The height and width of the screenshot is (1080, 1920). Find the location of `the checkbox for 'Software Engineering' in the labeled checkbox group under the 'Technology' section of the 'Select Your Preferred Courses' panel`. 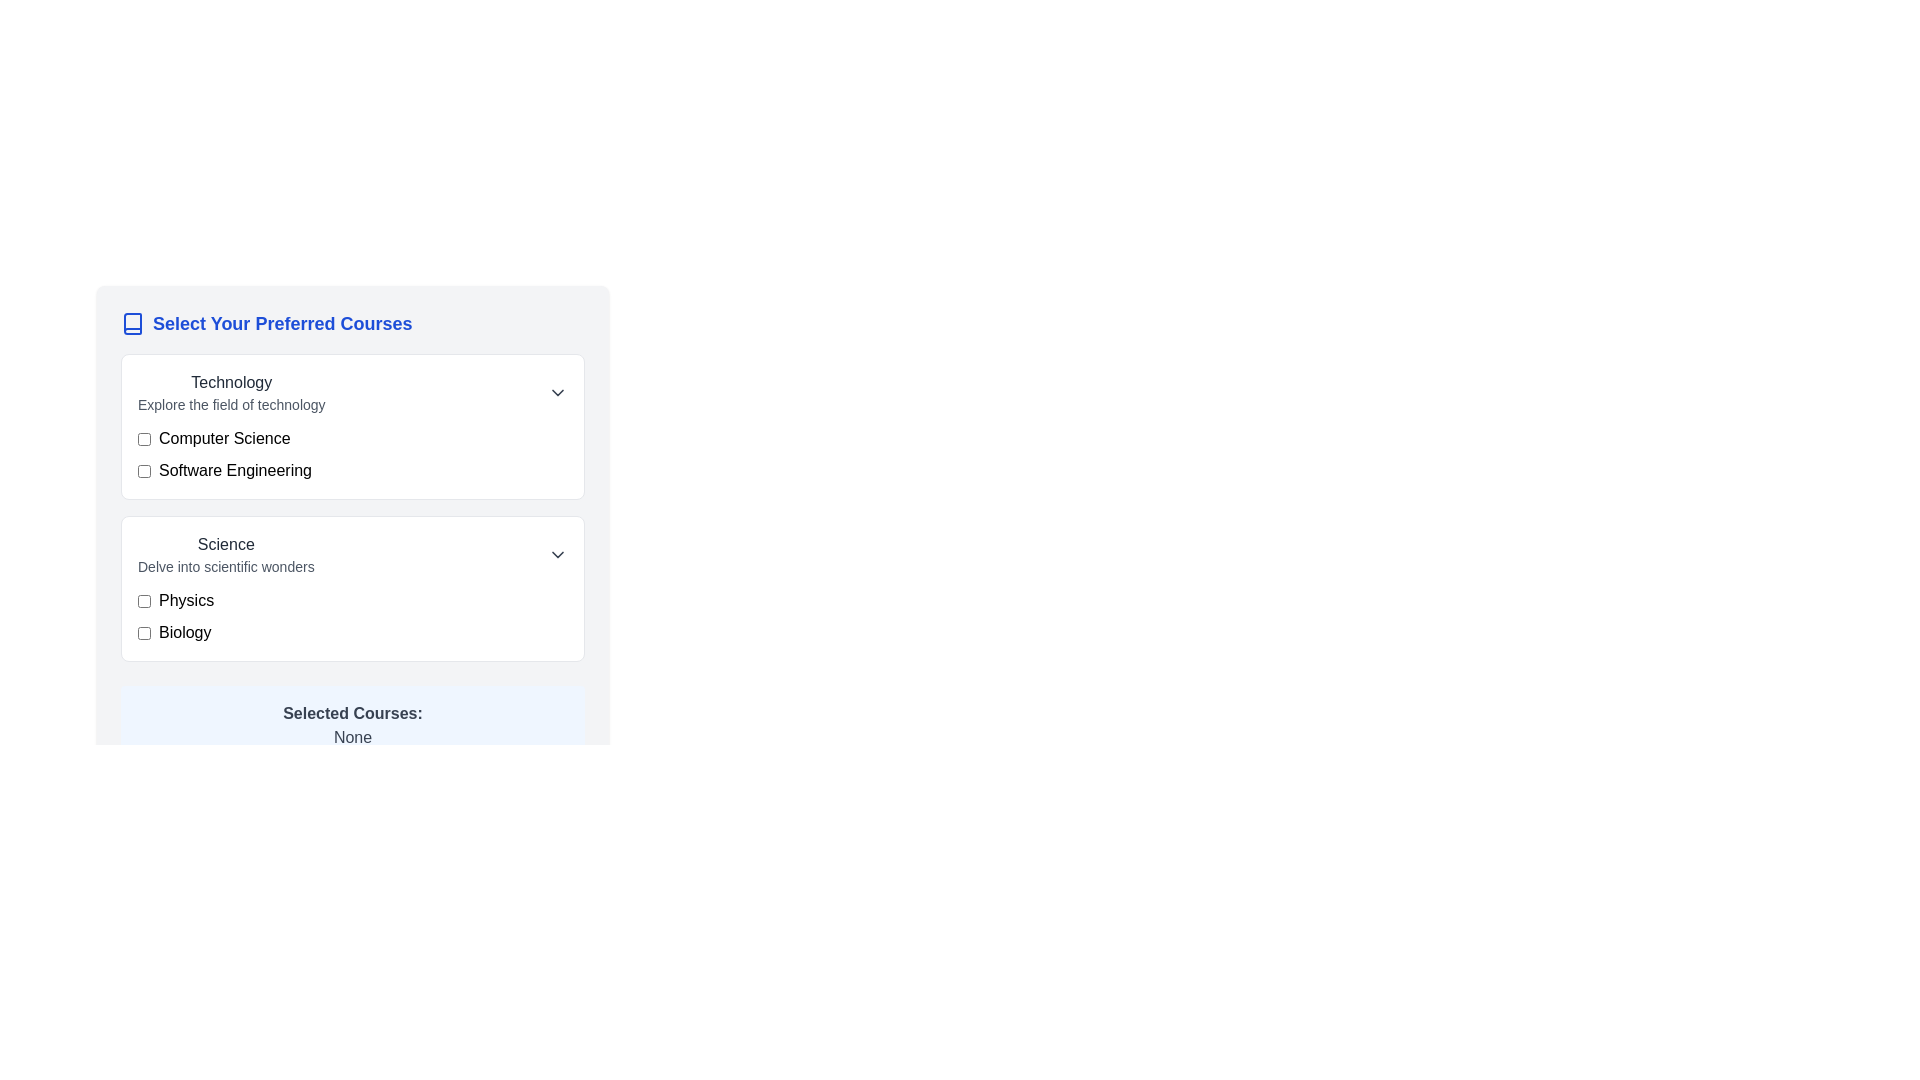

the checkbox for 'Software Engineering' in the labeled checkbox group under the 'Technology' section of the 'Select Your Preferred Courses' panel is located at coordinates (353, 455).